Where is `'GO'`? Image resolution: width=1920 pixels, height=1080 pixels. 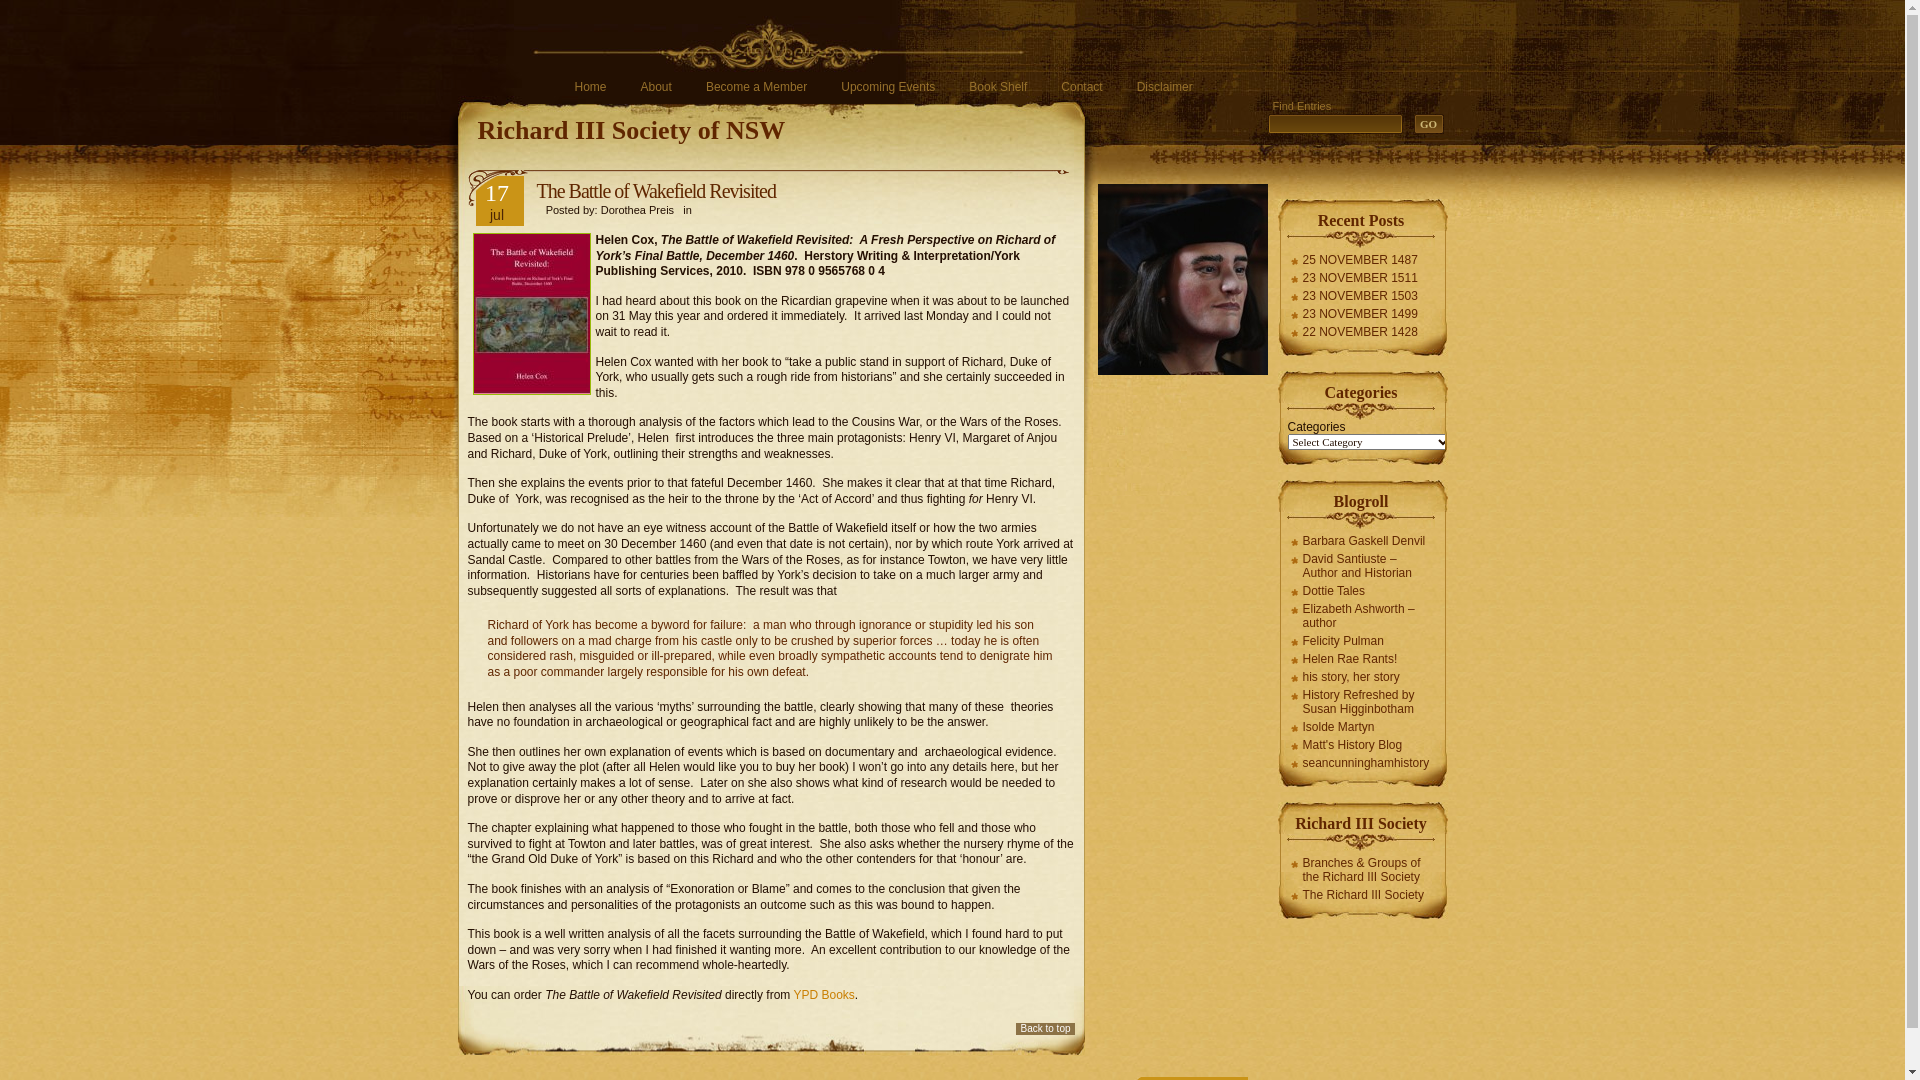 'GO' is located at coordinates (1428, 123).